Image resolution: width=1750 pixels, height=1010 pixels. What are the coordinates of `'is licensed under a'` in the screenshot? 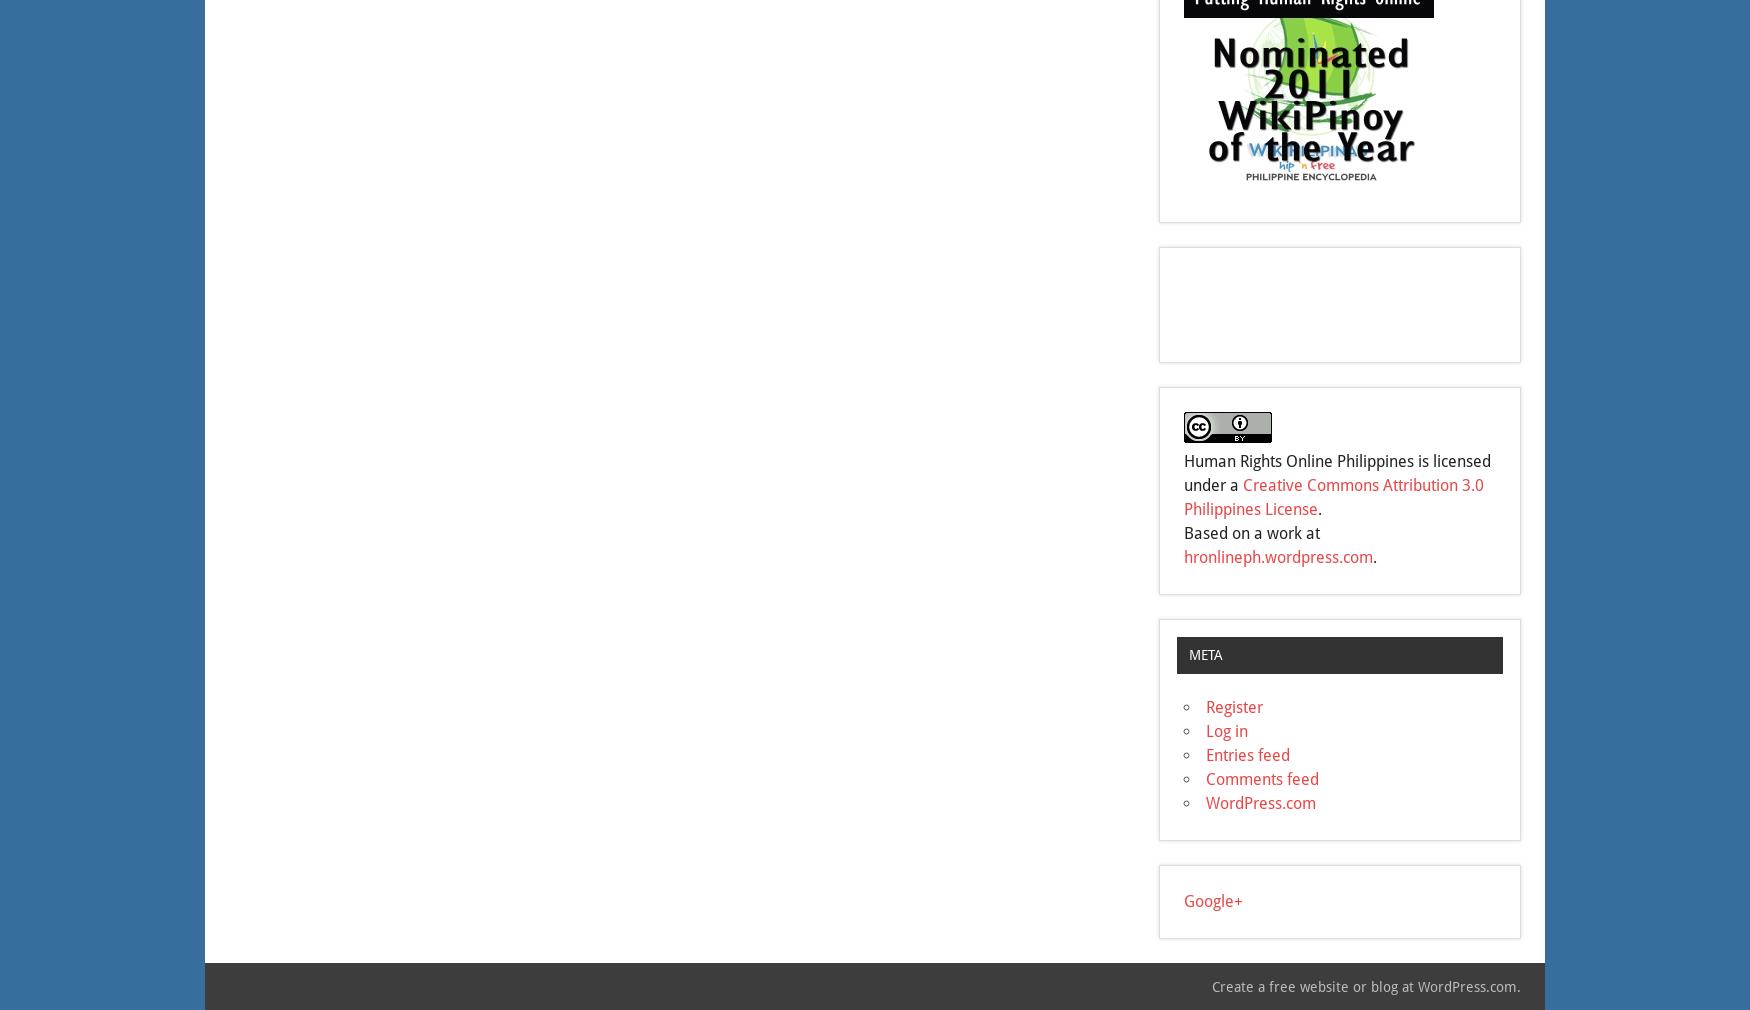 It's located at (1183, 473).